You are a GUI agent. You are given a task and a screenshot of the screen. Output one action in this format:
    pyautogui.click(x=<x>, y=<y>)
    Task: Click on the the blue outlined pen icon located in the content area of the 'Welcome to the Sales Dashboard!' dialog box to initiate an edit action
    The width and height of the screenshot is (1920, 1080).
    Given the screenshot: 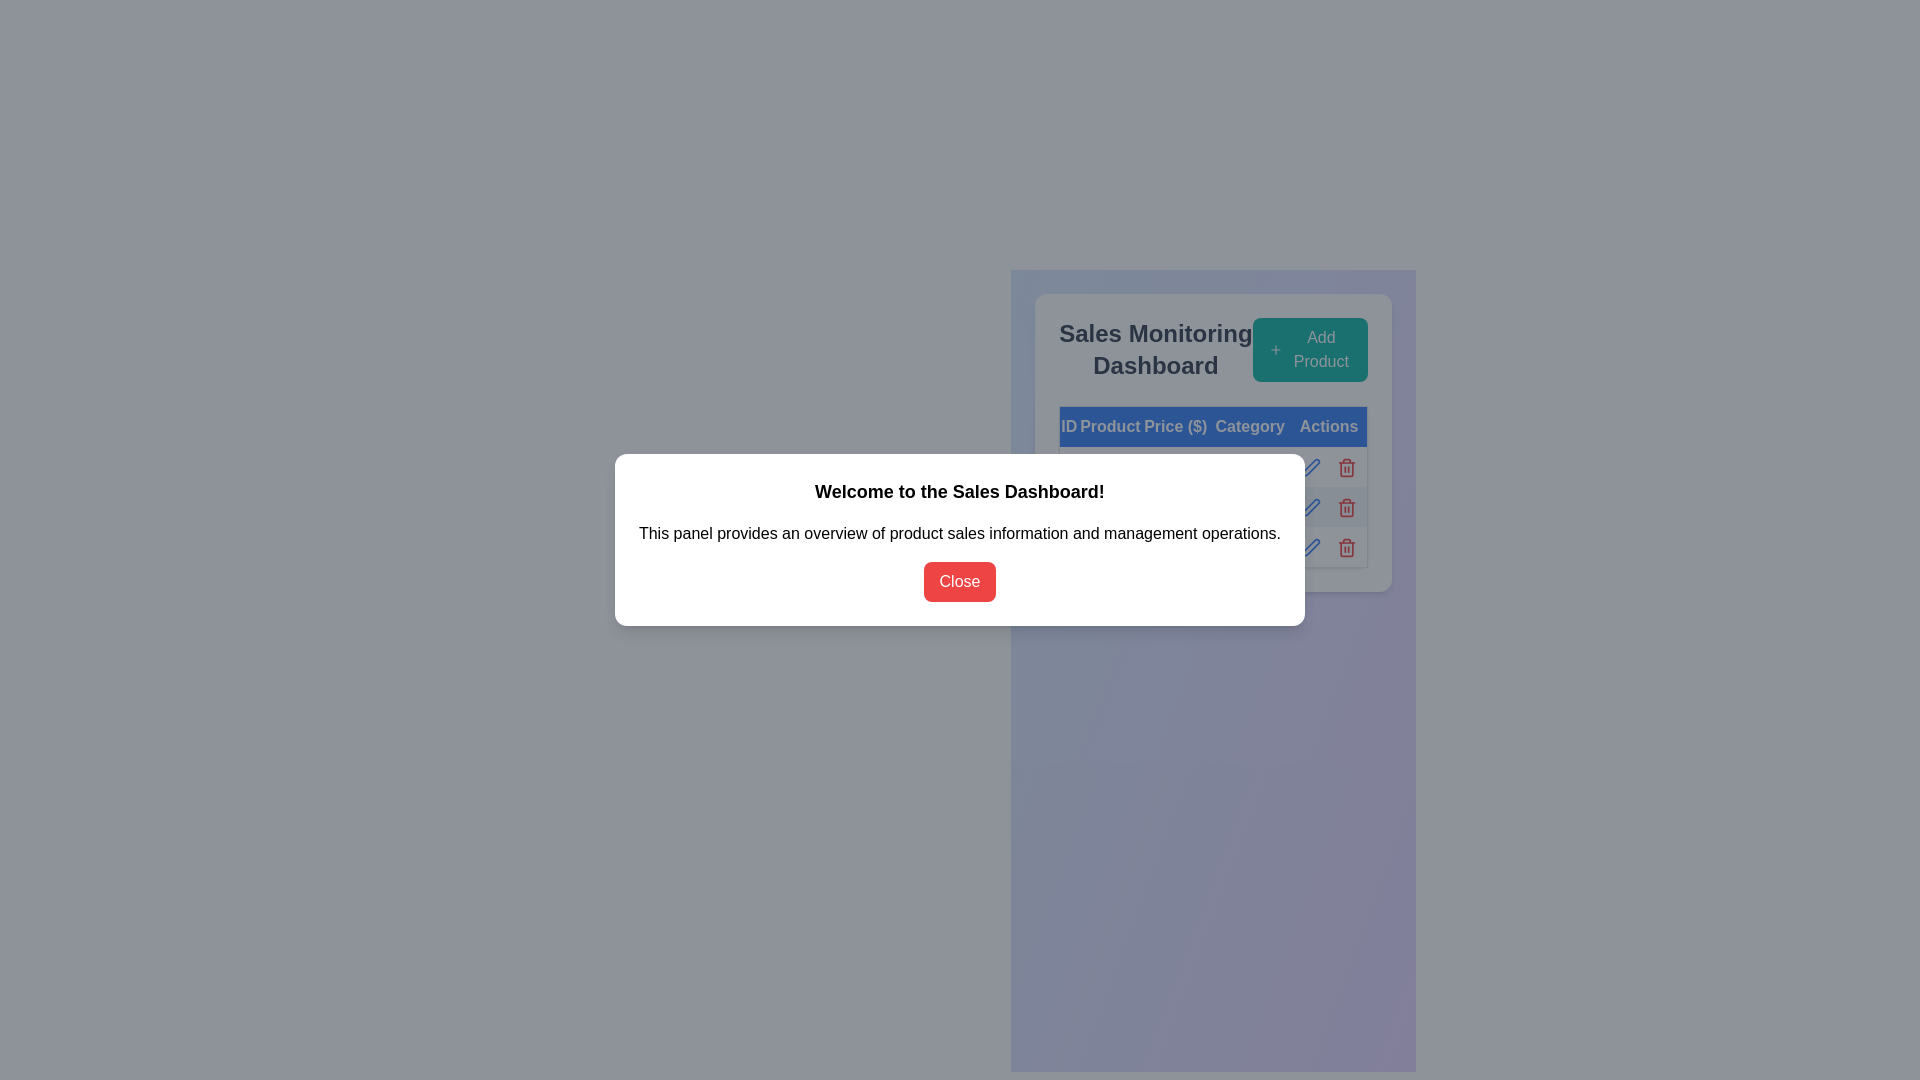 What is the action you would take?
    pyautogui.click(x=1311, y=467)
    